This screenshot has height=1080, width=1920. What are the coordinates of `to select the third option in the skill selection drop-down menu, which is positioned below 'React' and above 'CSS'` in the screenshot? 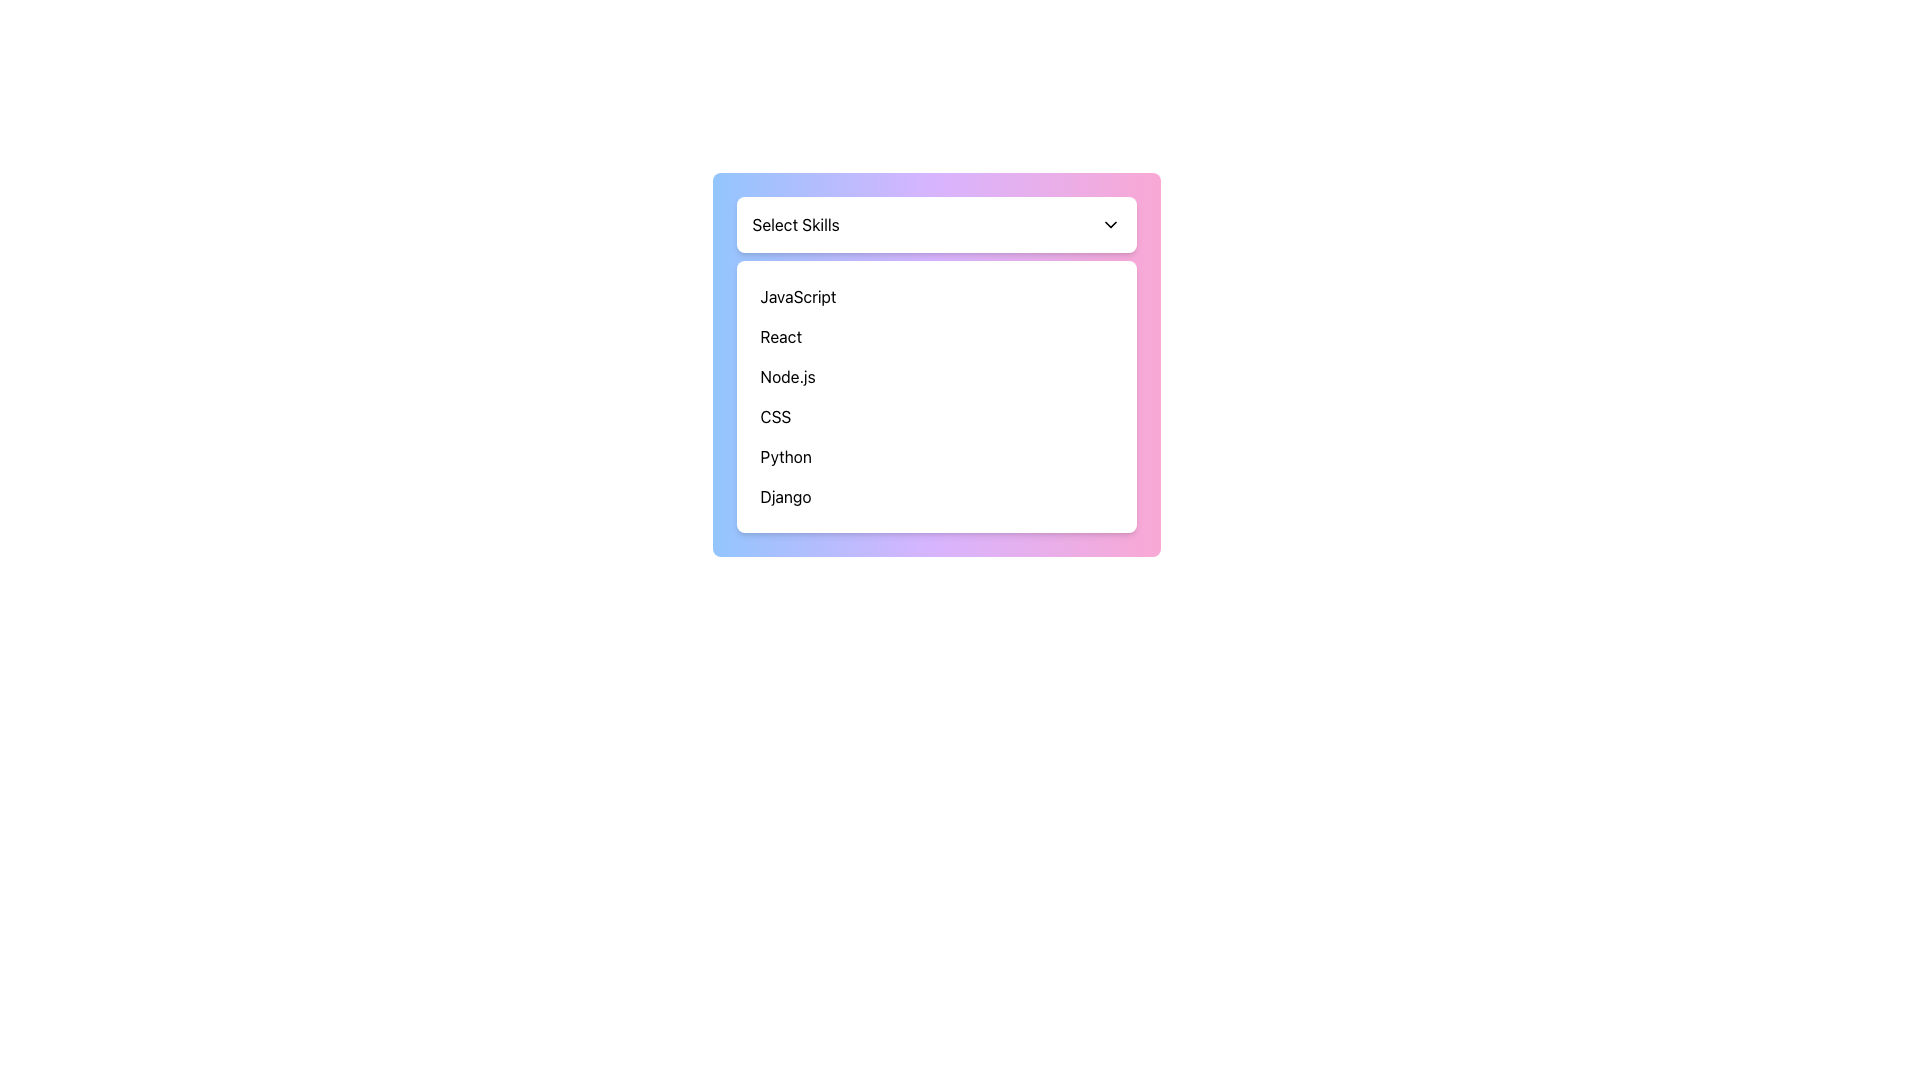 It's located at (935, 377).